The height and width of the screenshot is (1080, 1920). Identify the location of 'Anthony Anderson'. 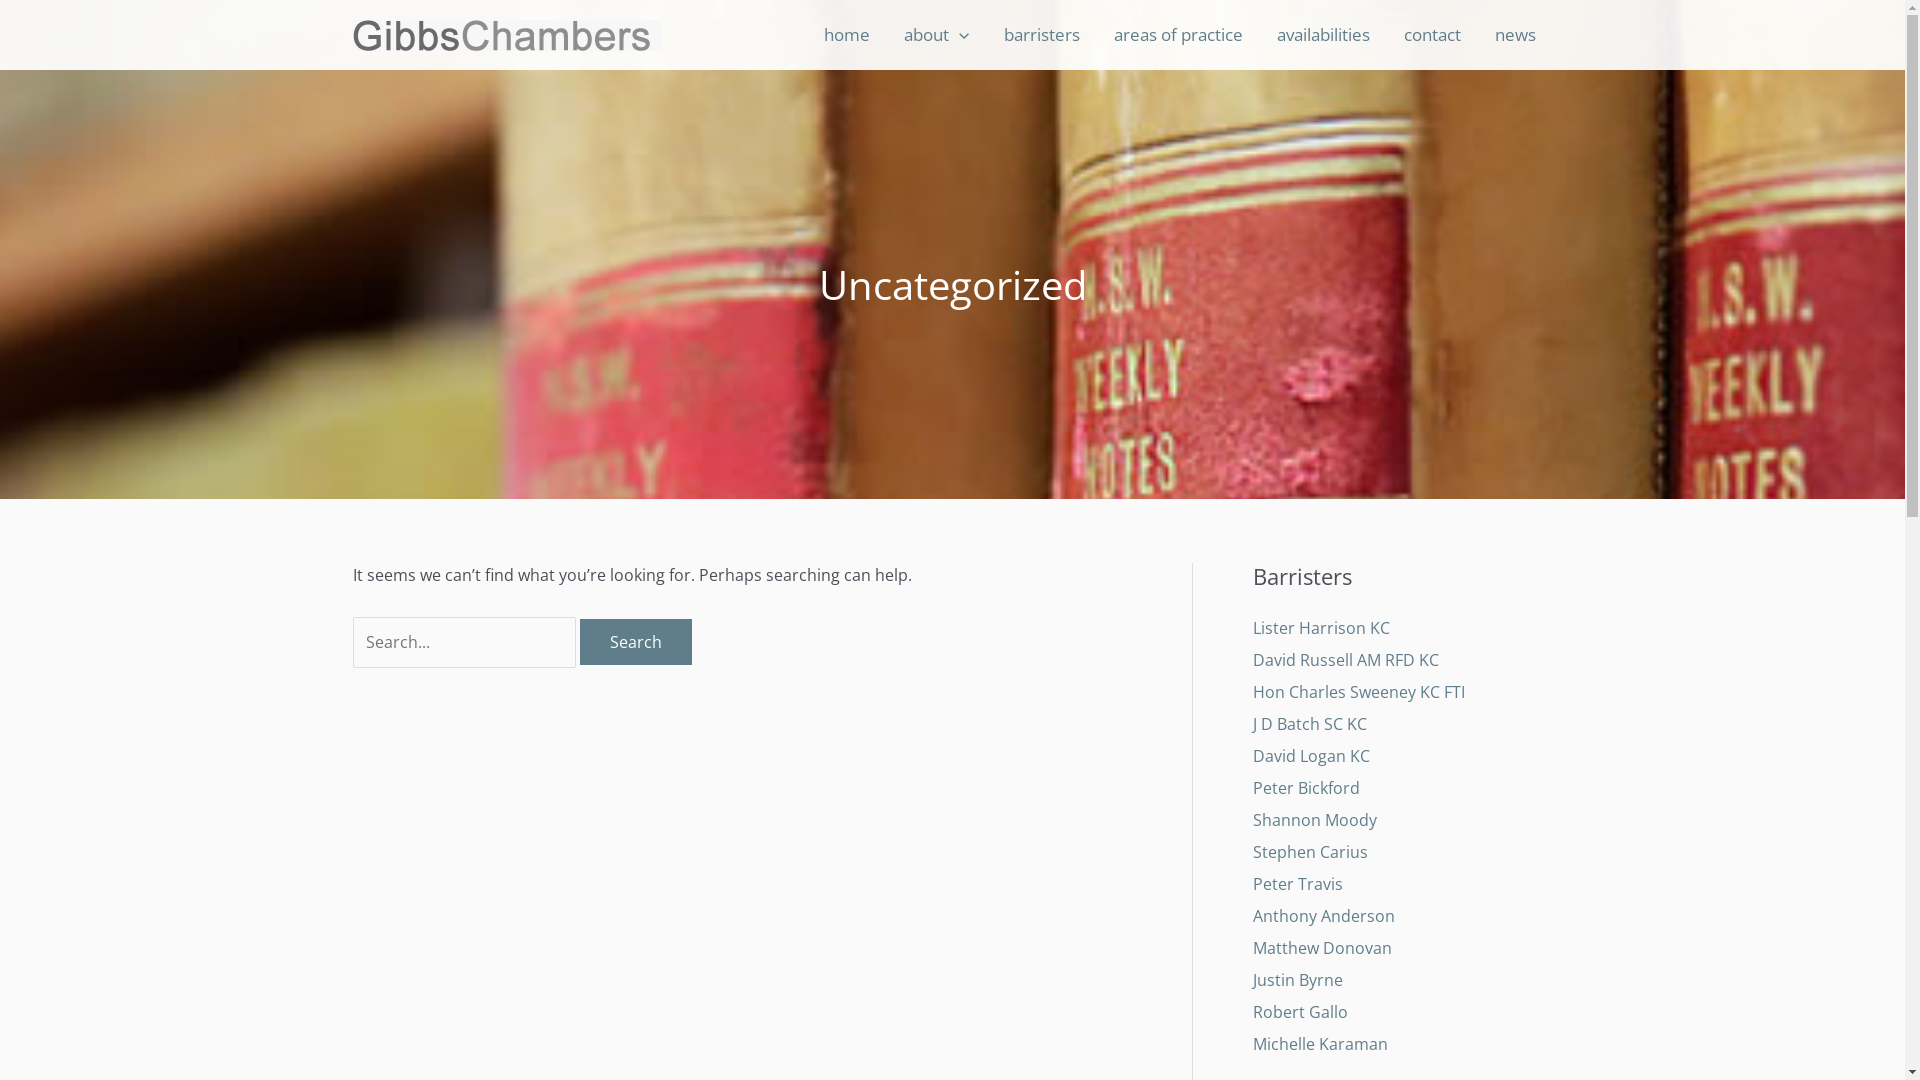
(1323, 915).